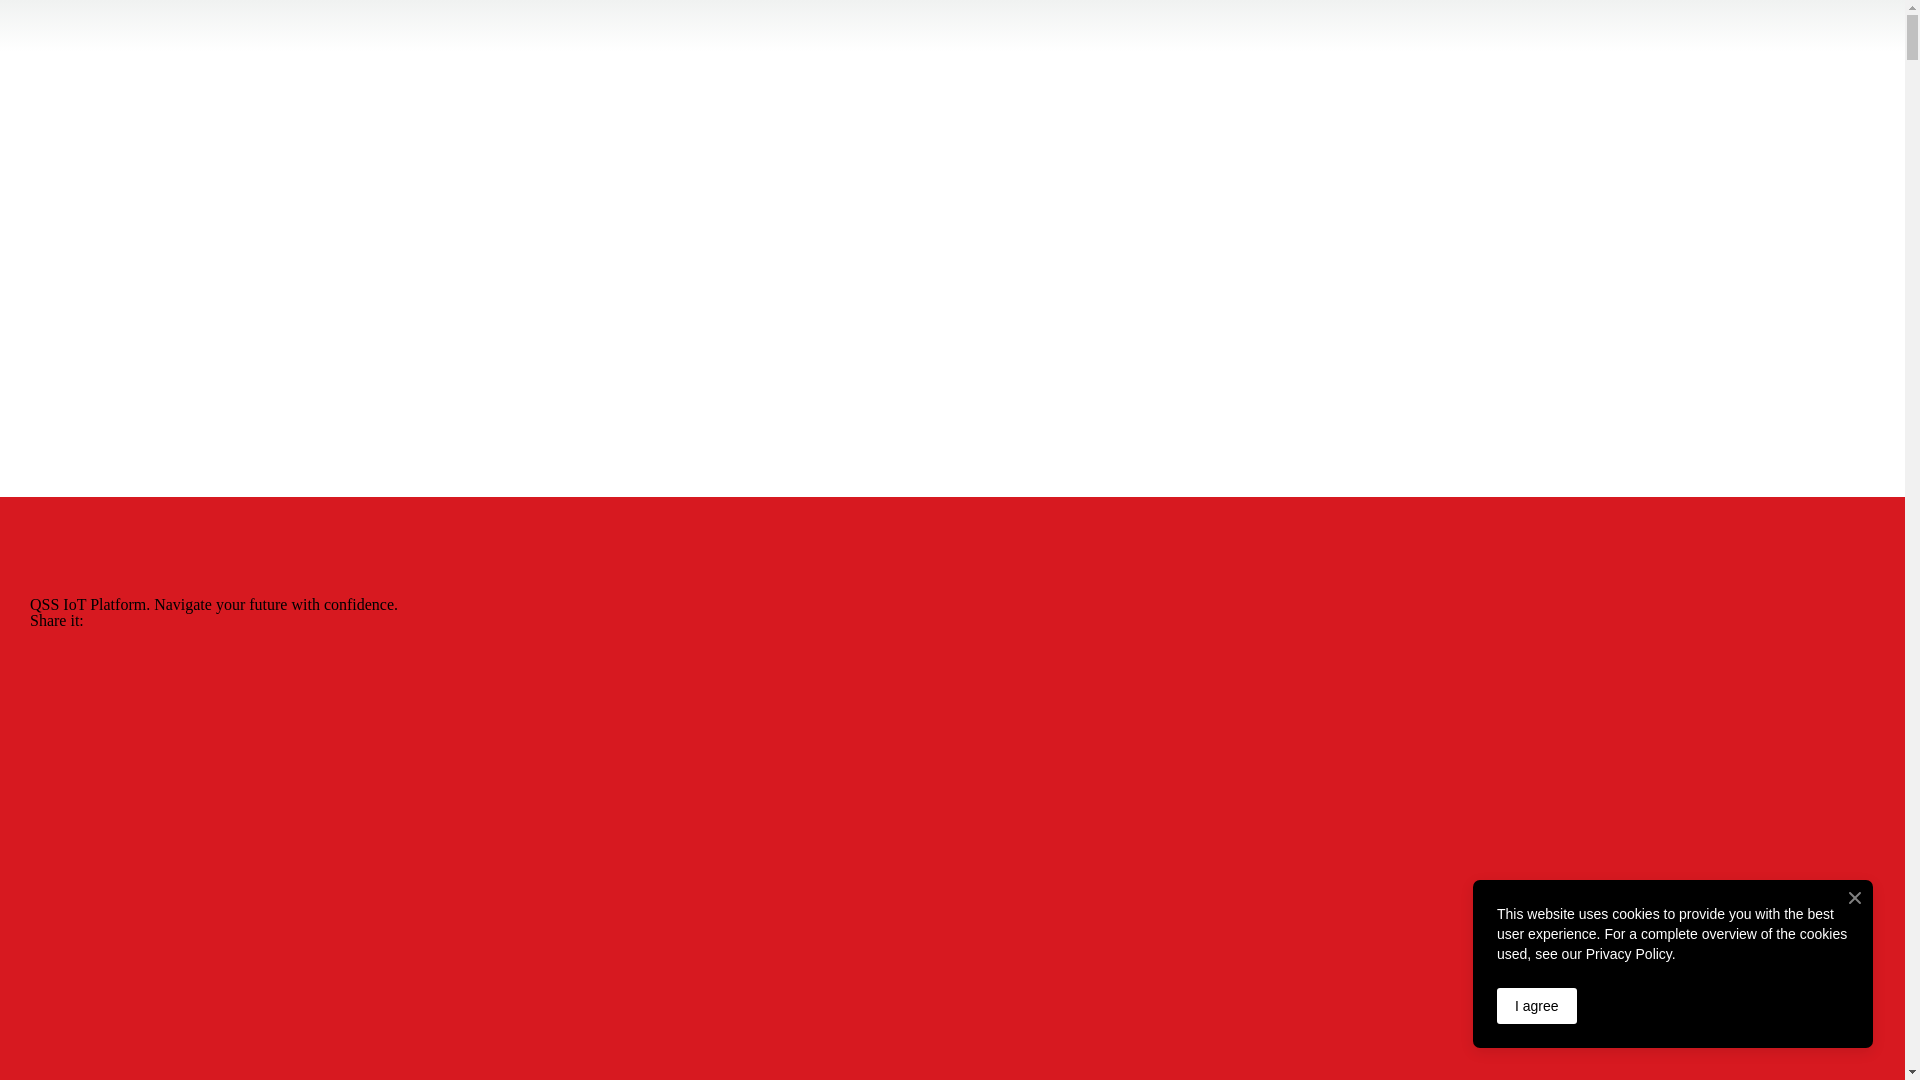 The height and width of the screenshot is (1080, 1920). Describe the element at coordinates (1497, 1006) in the screenshot. I see `'I agree'` at that location.